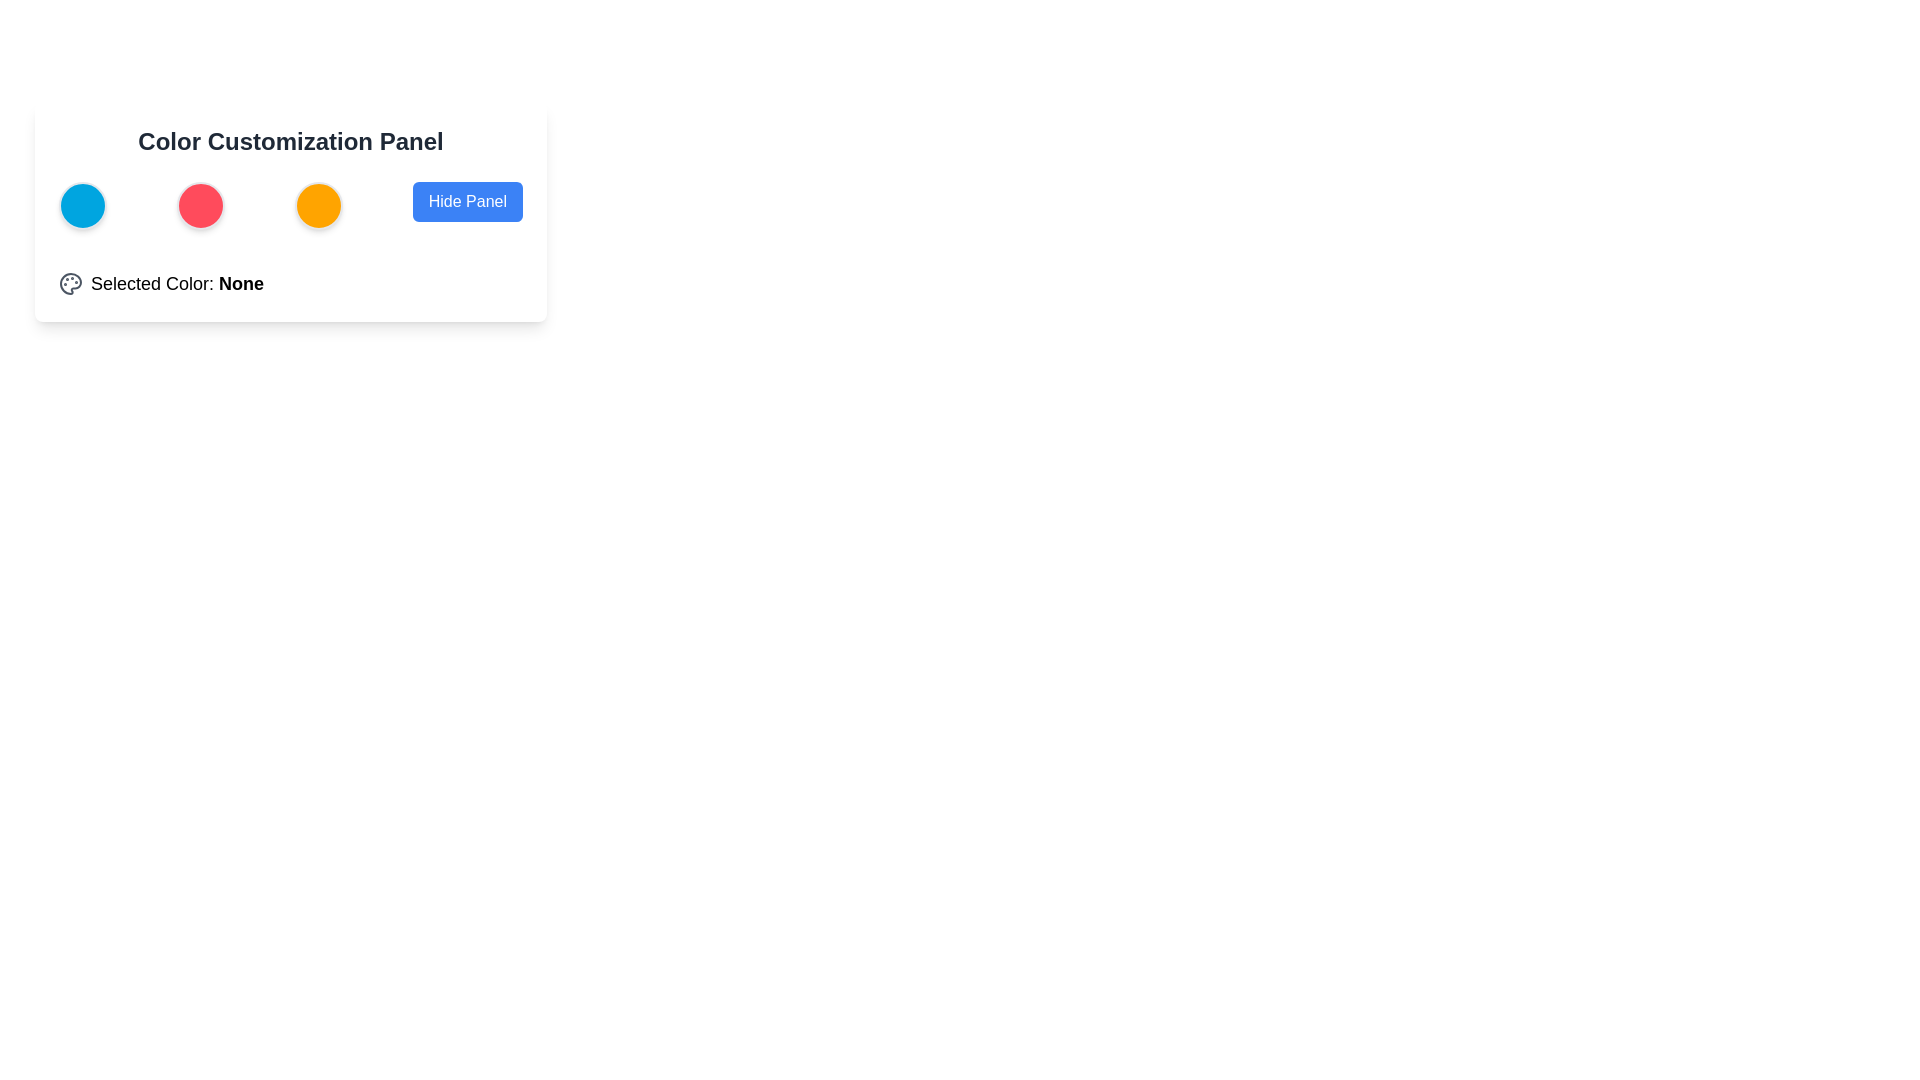 This screenshot has height=1080, width=1920. Describe the element at coordinates (81, 205) in the screenshot. I see `the first circular button in the top-left corner of the grid` at that location.